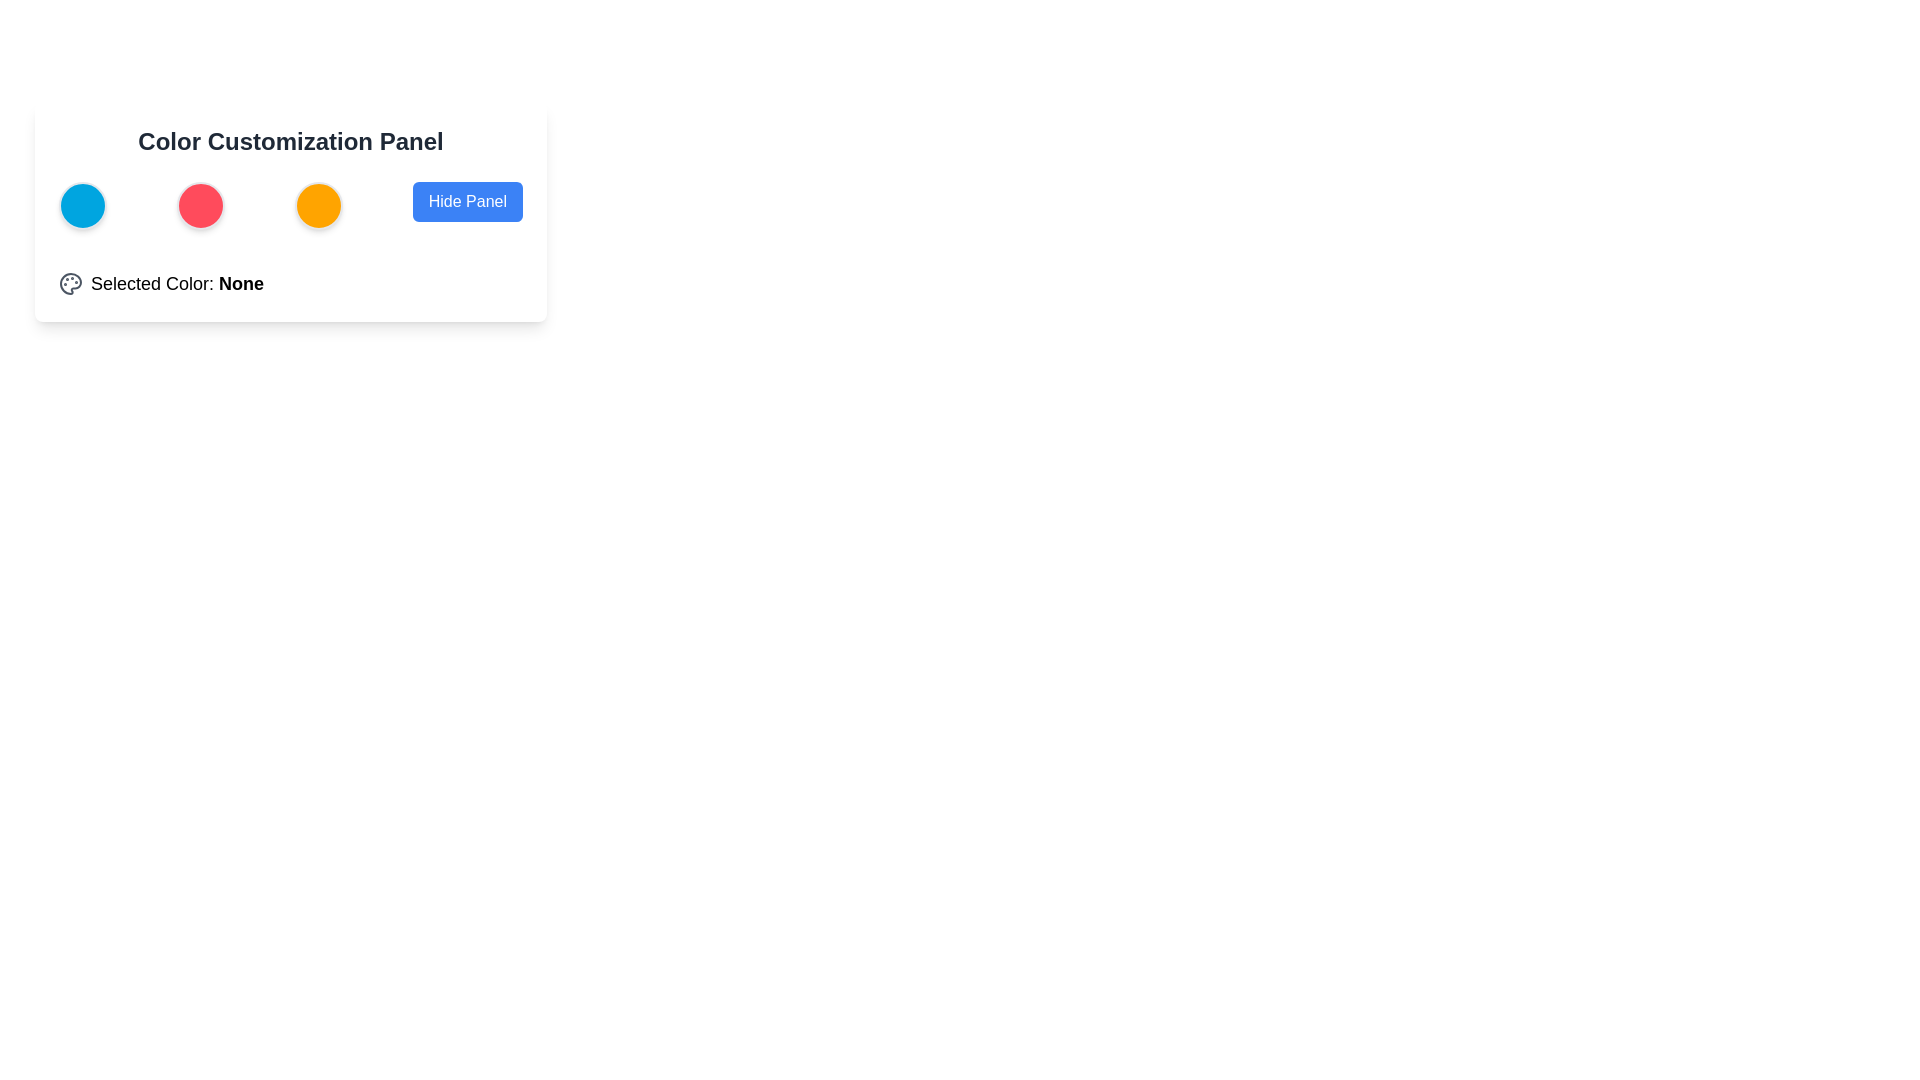 This screenshot has height=1080, width=1920. Describe the element at coordinates (81, 205) in the screenshot. I see `the first circular button in the top-left corner of the grid` at that location.